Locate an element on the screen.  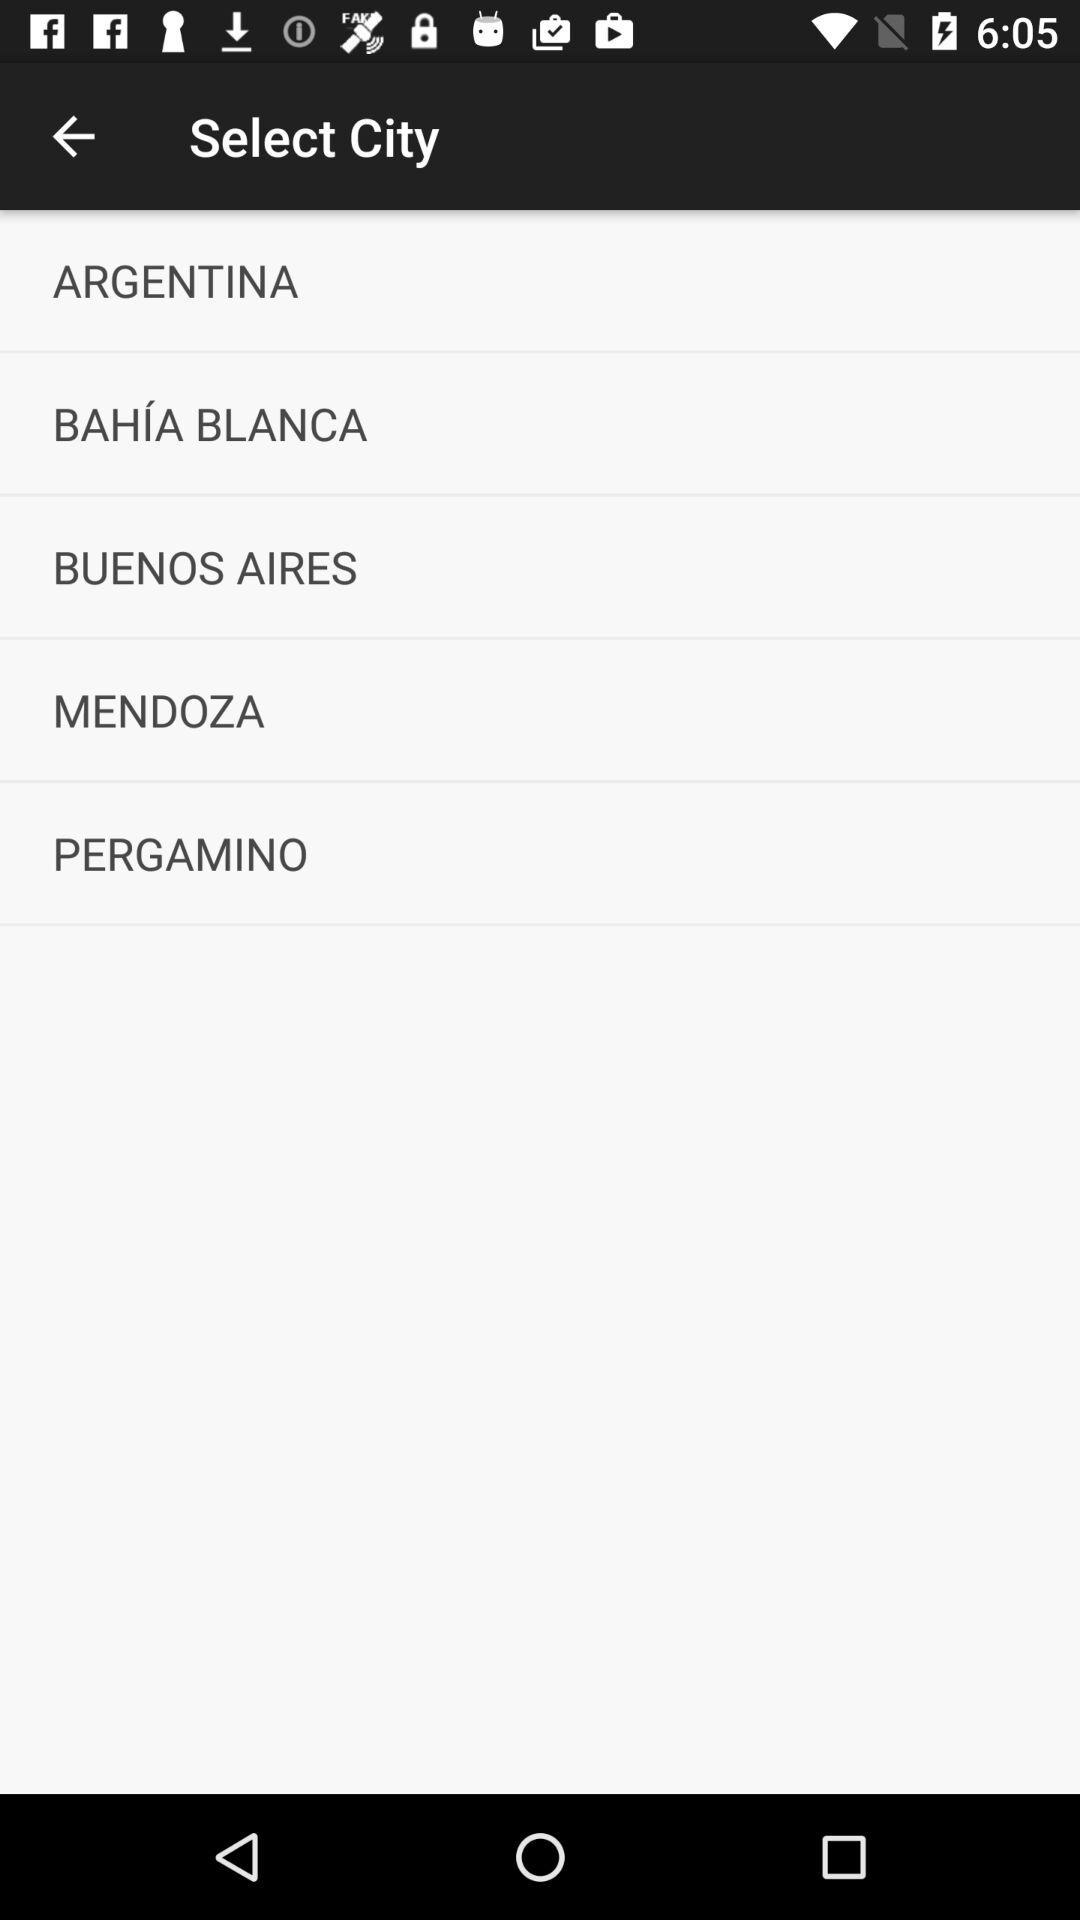
the buenos aires is located at coordinates (540, 565).